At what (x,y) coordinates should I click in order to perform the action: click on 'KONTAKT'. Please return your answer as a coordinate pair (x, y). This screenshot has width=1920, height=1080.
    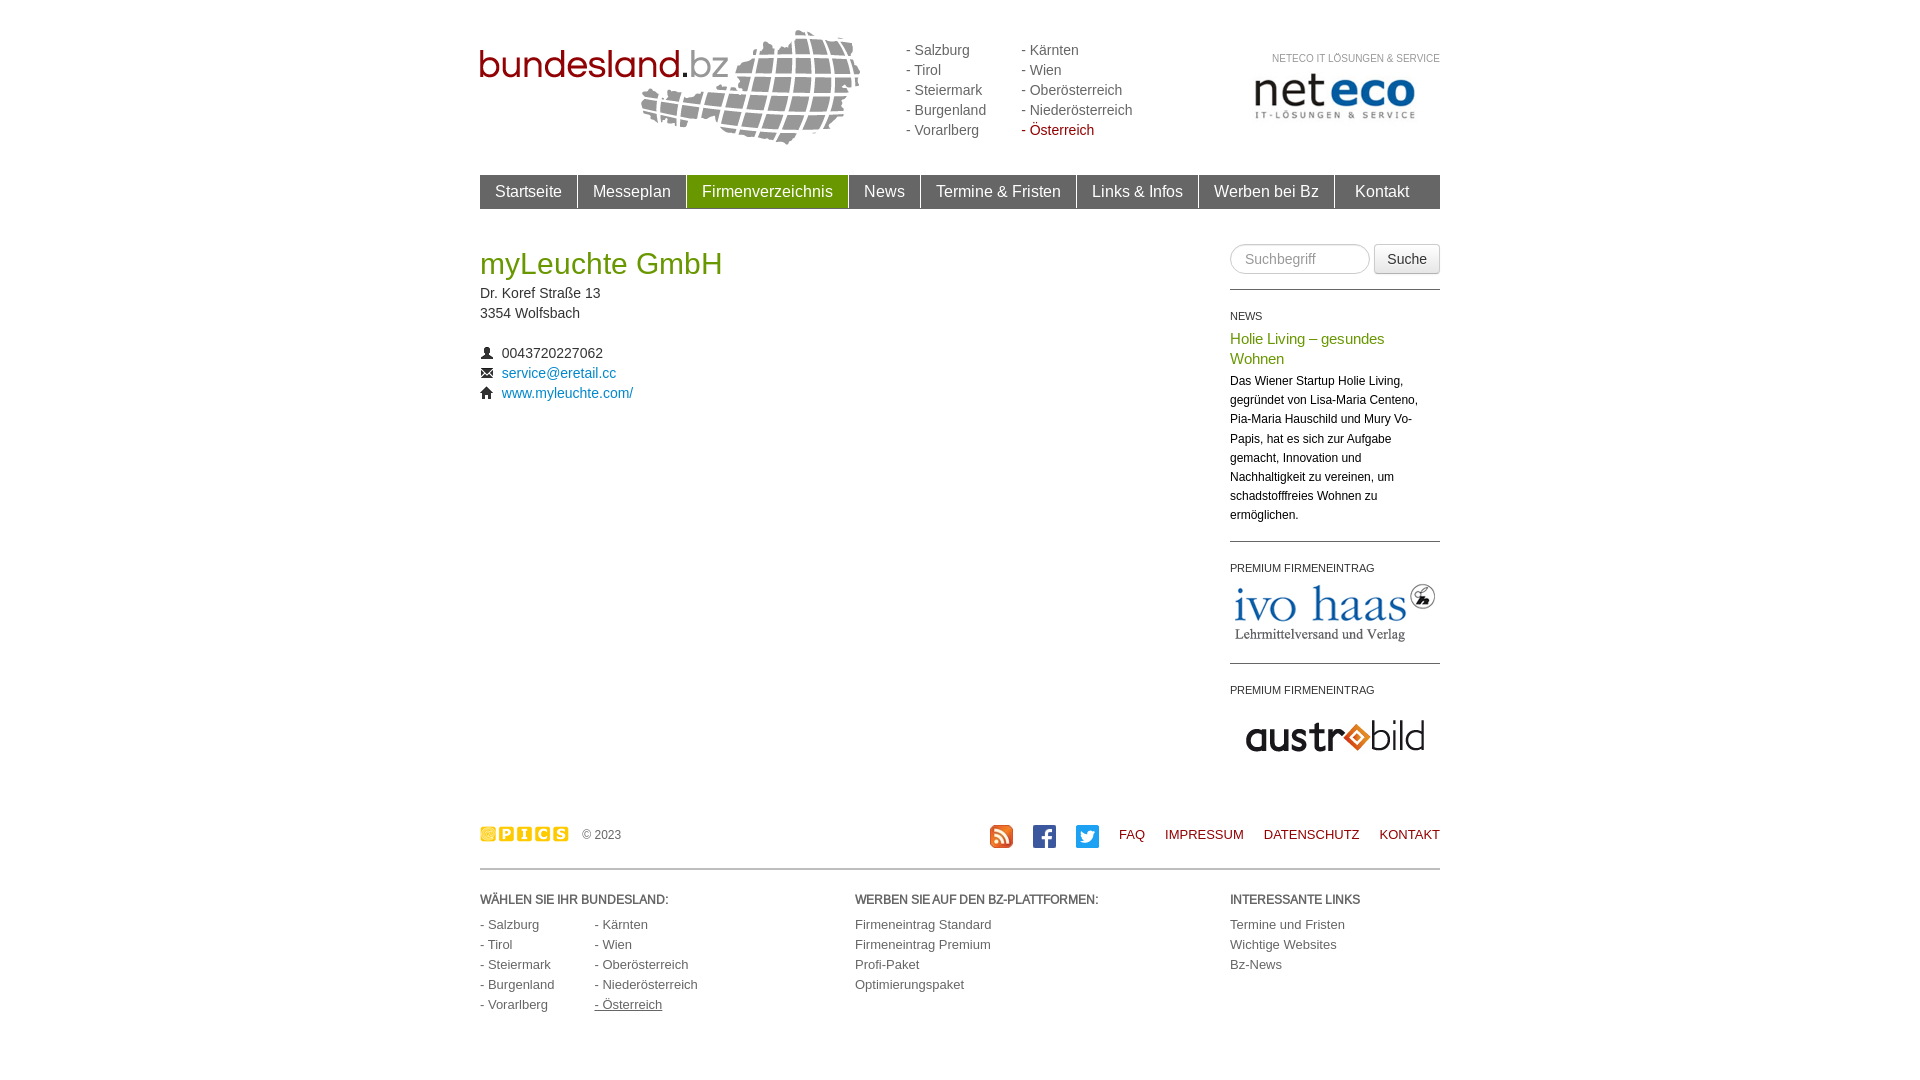
    Looking at the image, I should click on (1409, 833).